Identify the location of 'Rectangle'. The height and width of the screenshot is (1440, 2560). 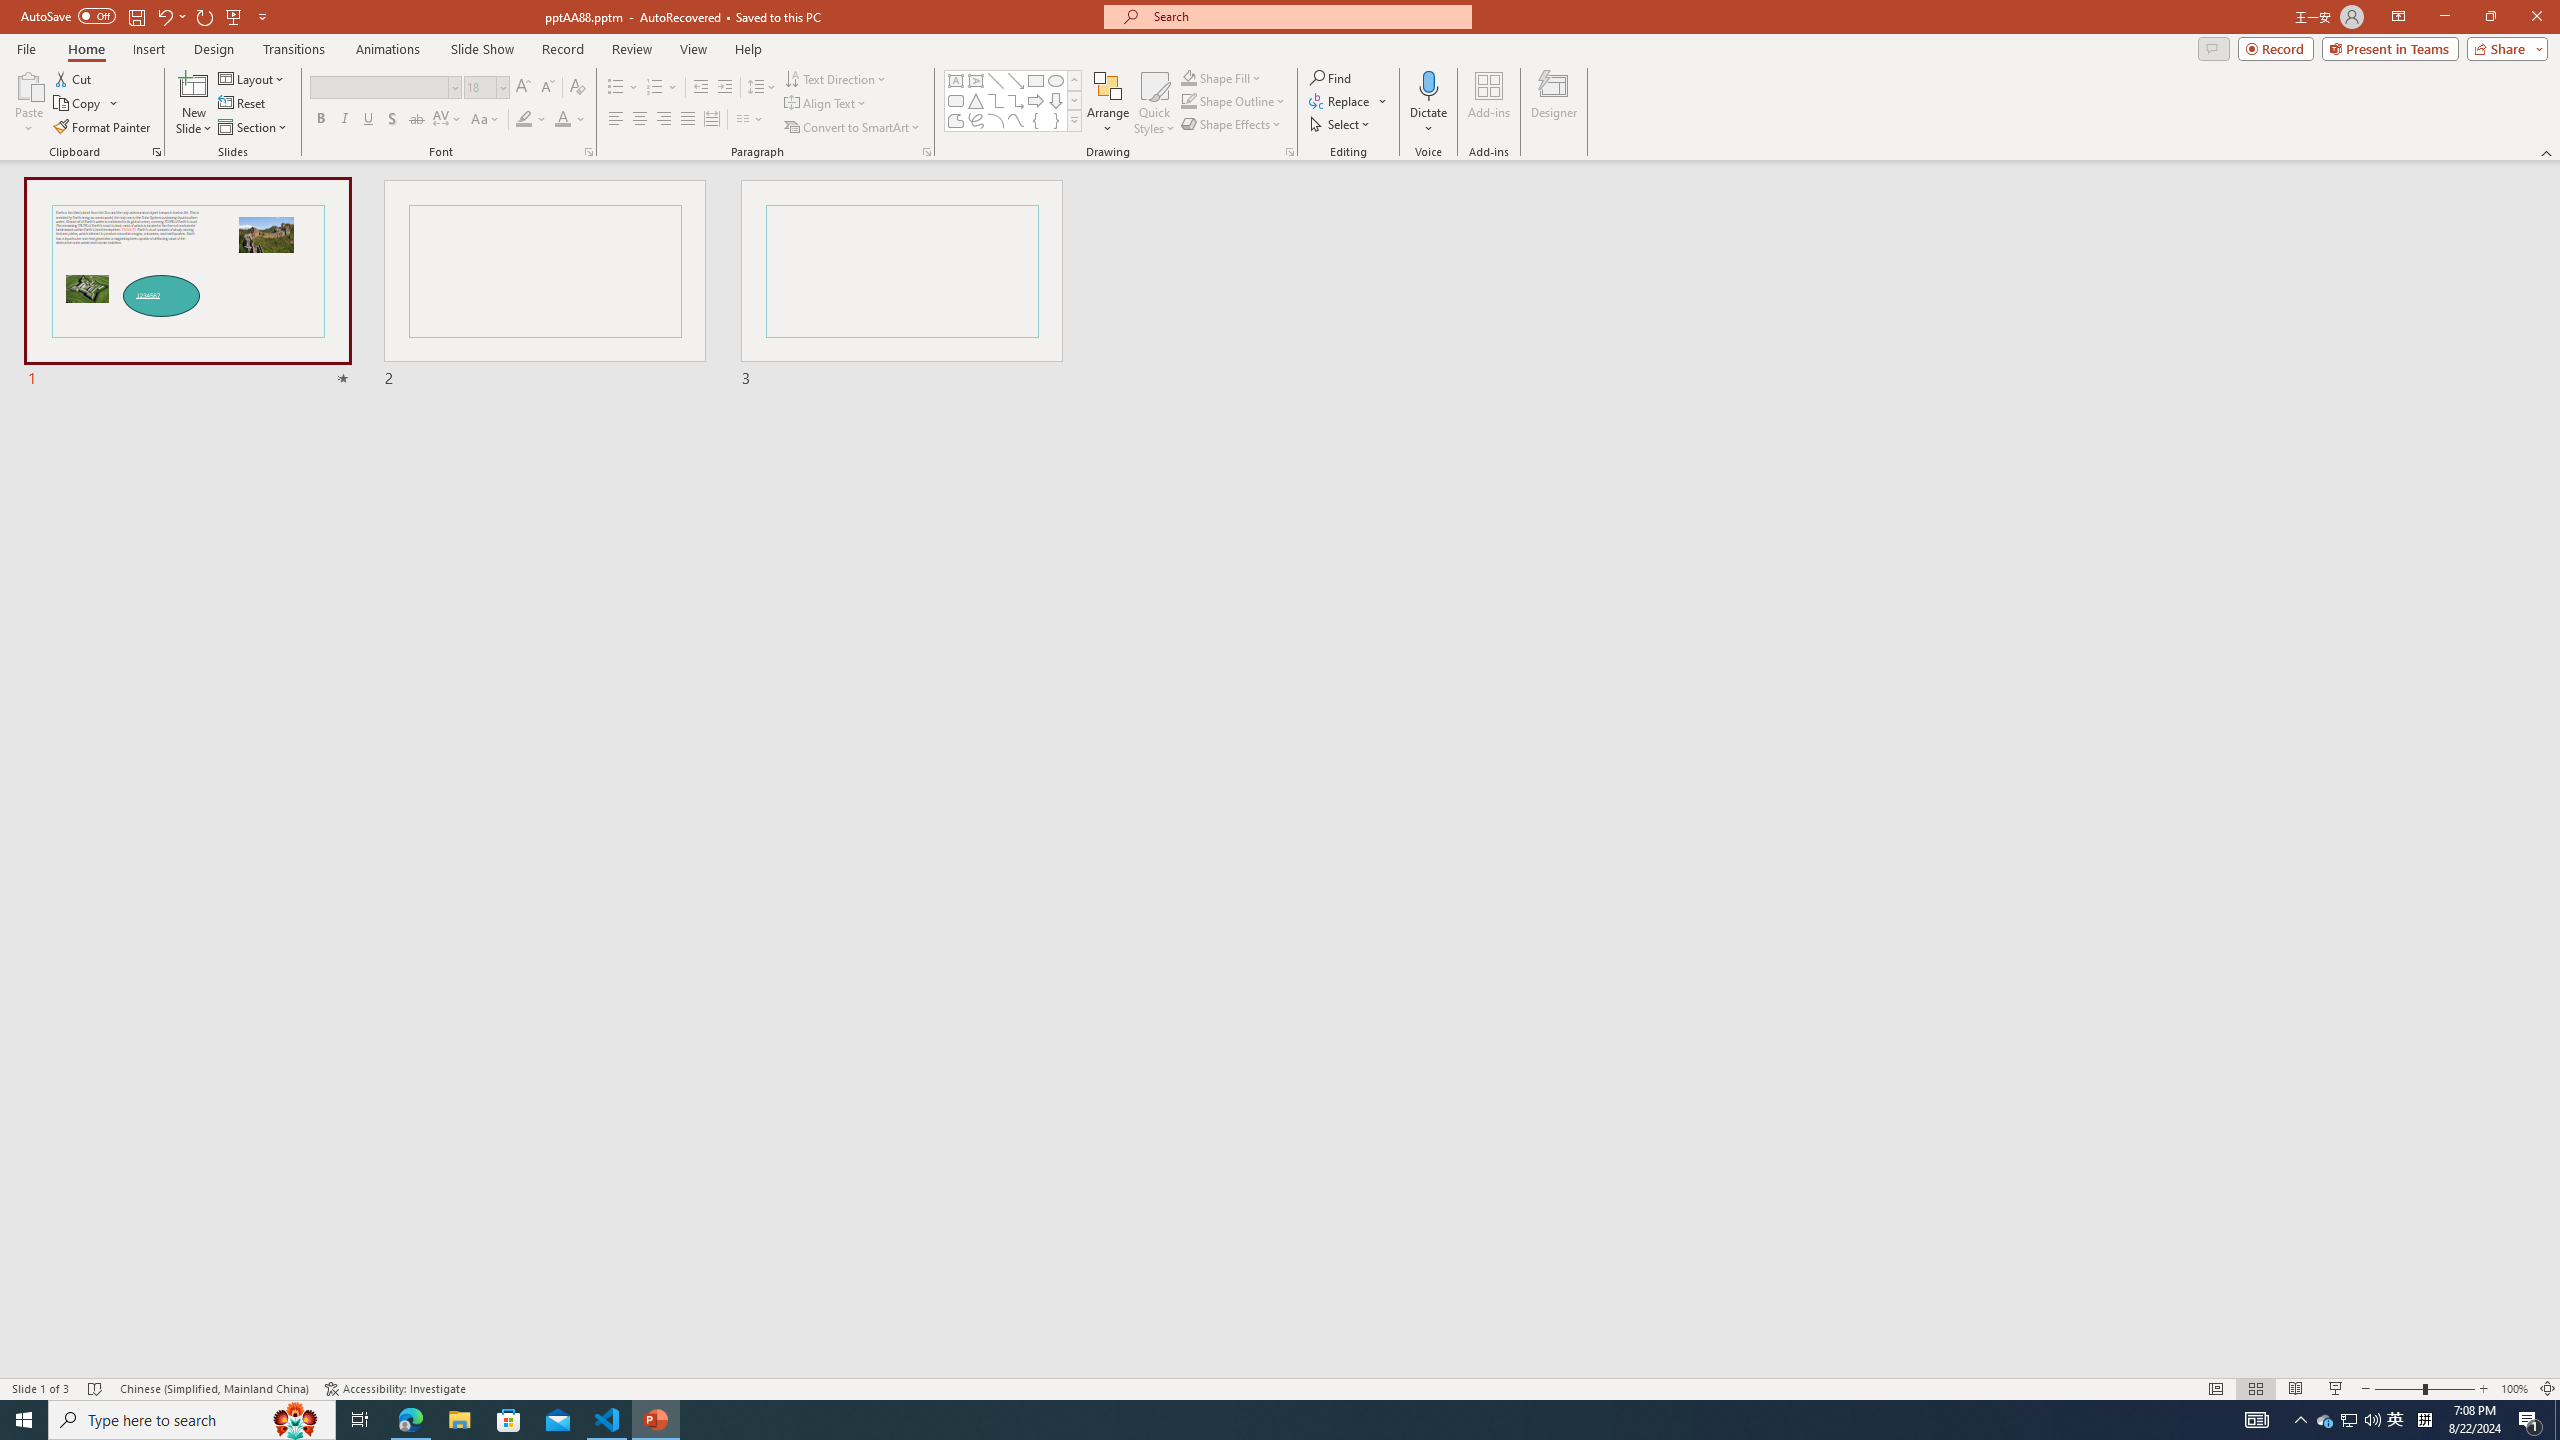
(1035, 80).